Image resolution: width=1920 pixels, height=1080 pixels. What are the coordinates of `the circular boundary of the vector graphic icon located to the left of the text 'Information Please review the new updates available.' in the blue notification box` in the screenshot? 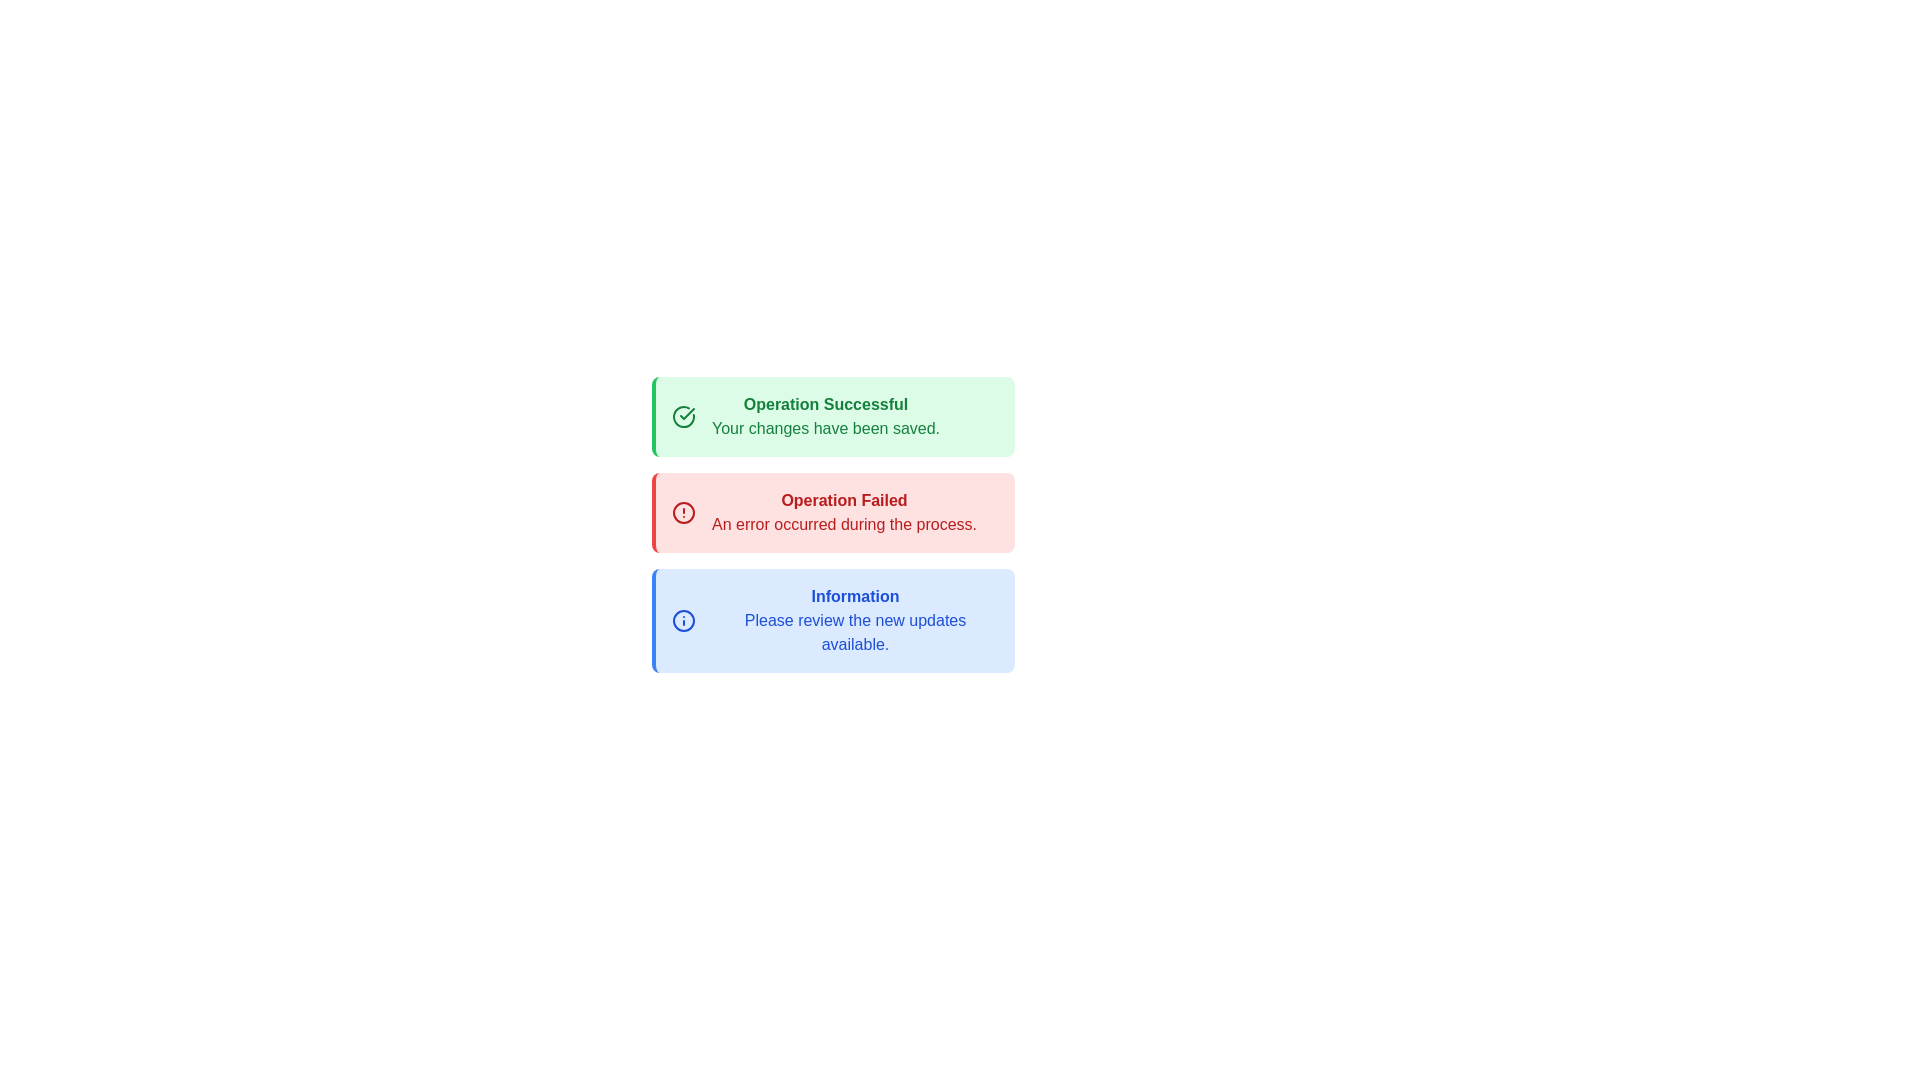 It's located at (684, 620).